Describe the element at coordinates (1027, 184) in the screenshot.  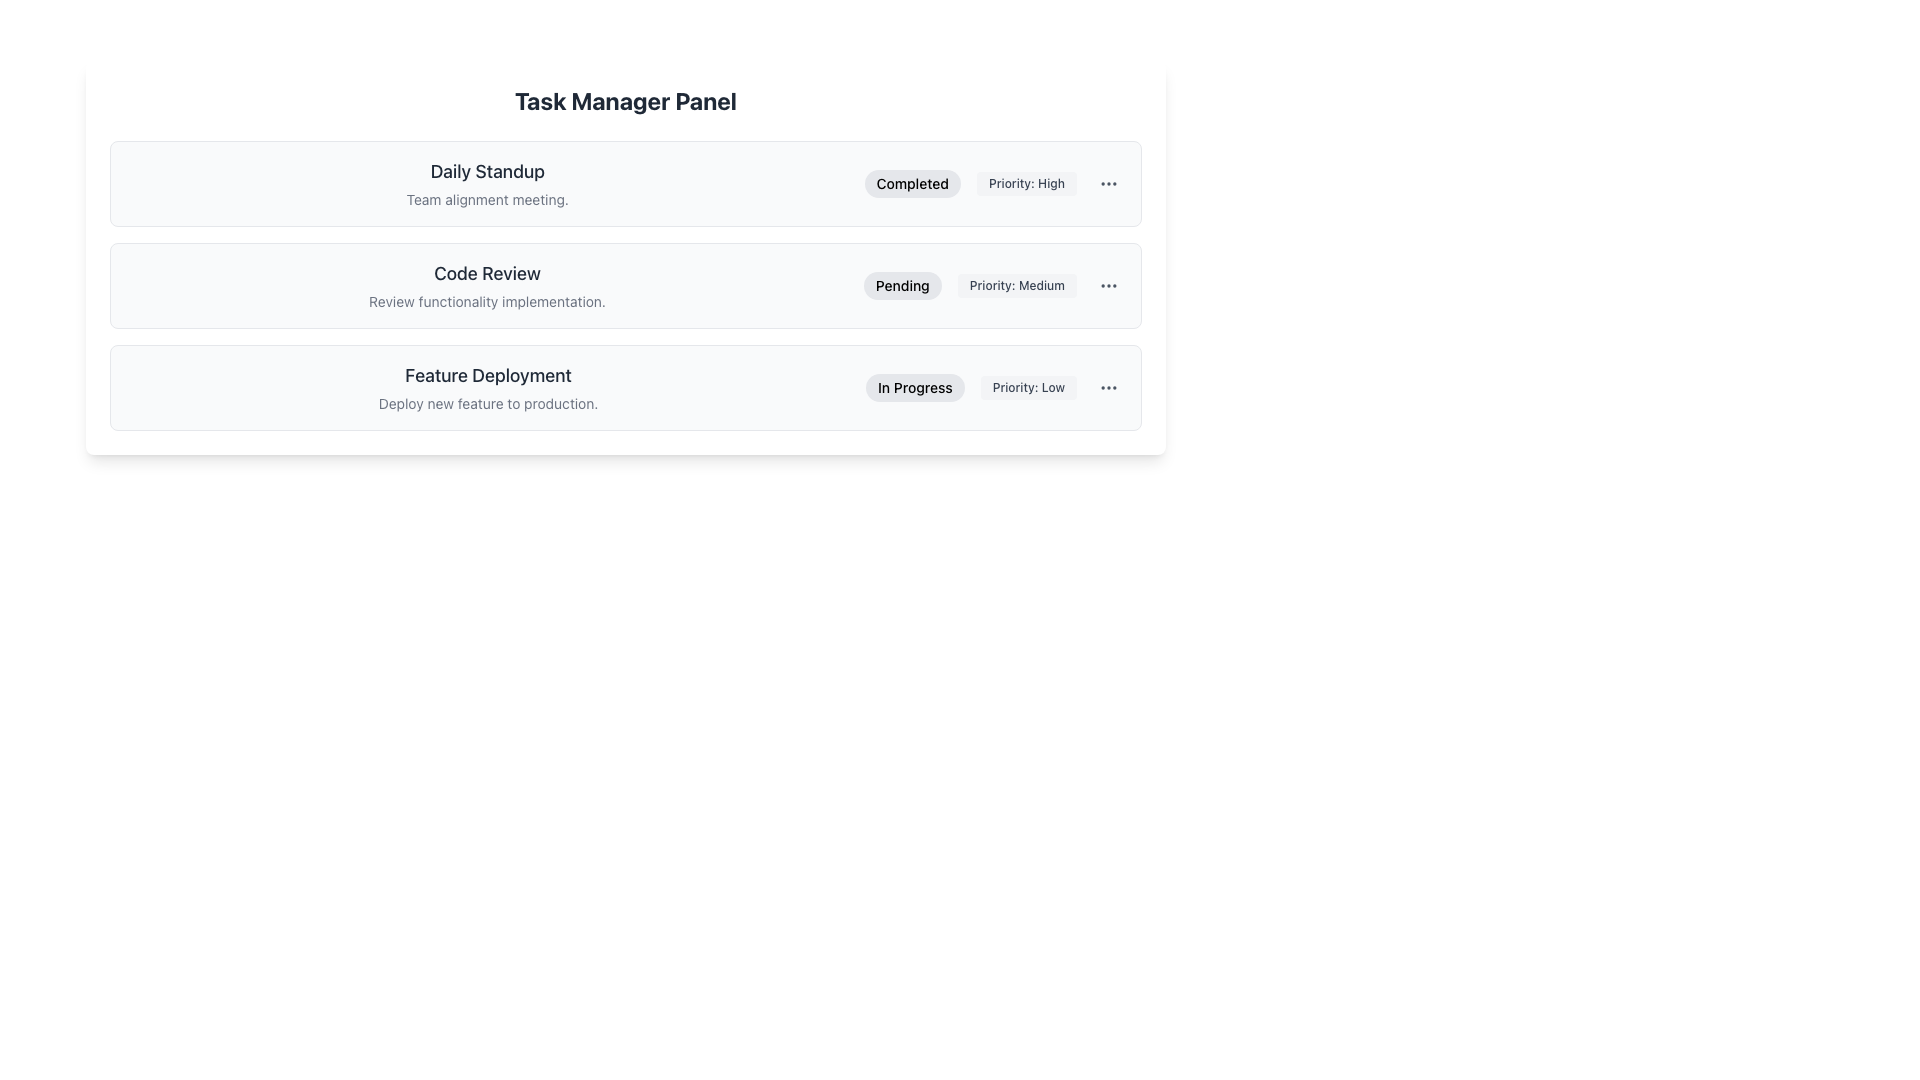
I see `the 'Priority: High' text label, which is styled with a light gray background and located within the first task card of the 'Task Manager Panel'. It is positioned between the 'Completed' status label and an ellipsis icon` at that location.